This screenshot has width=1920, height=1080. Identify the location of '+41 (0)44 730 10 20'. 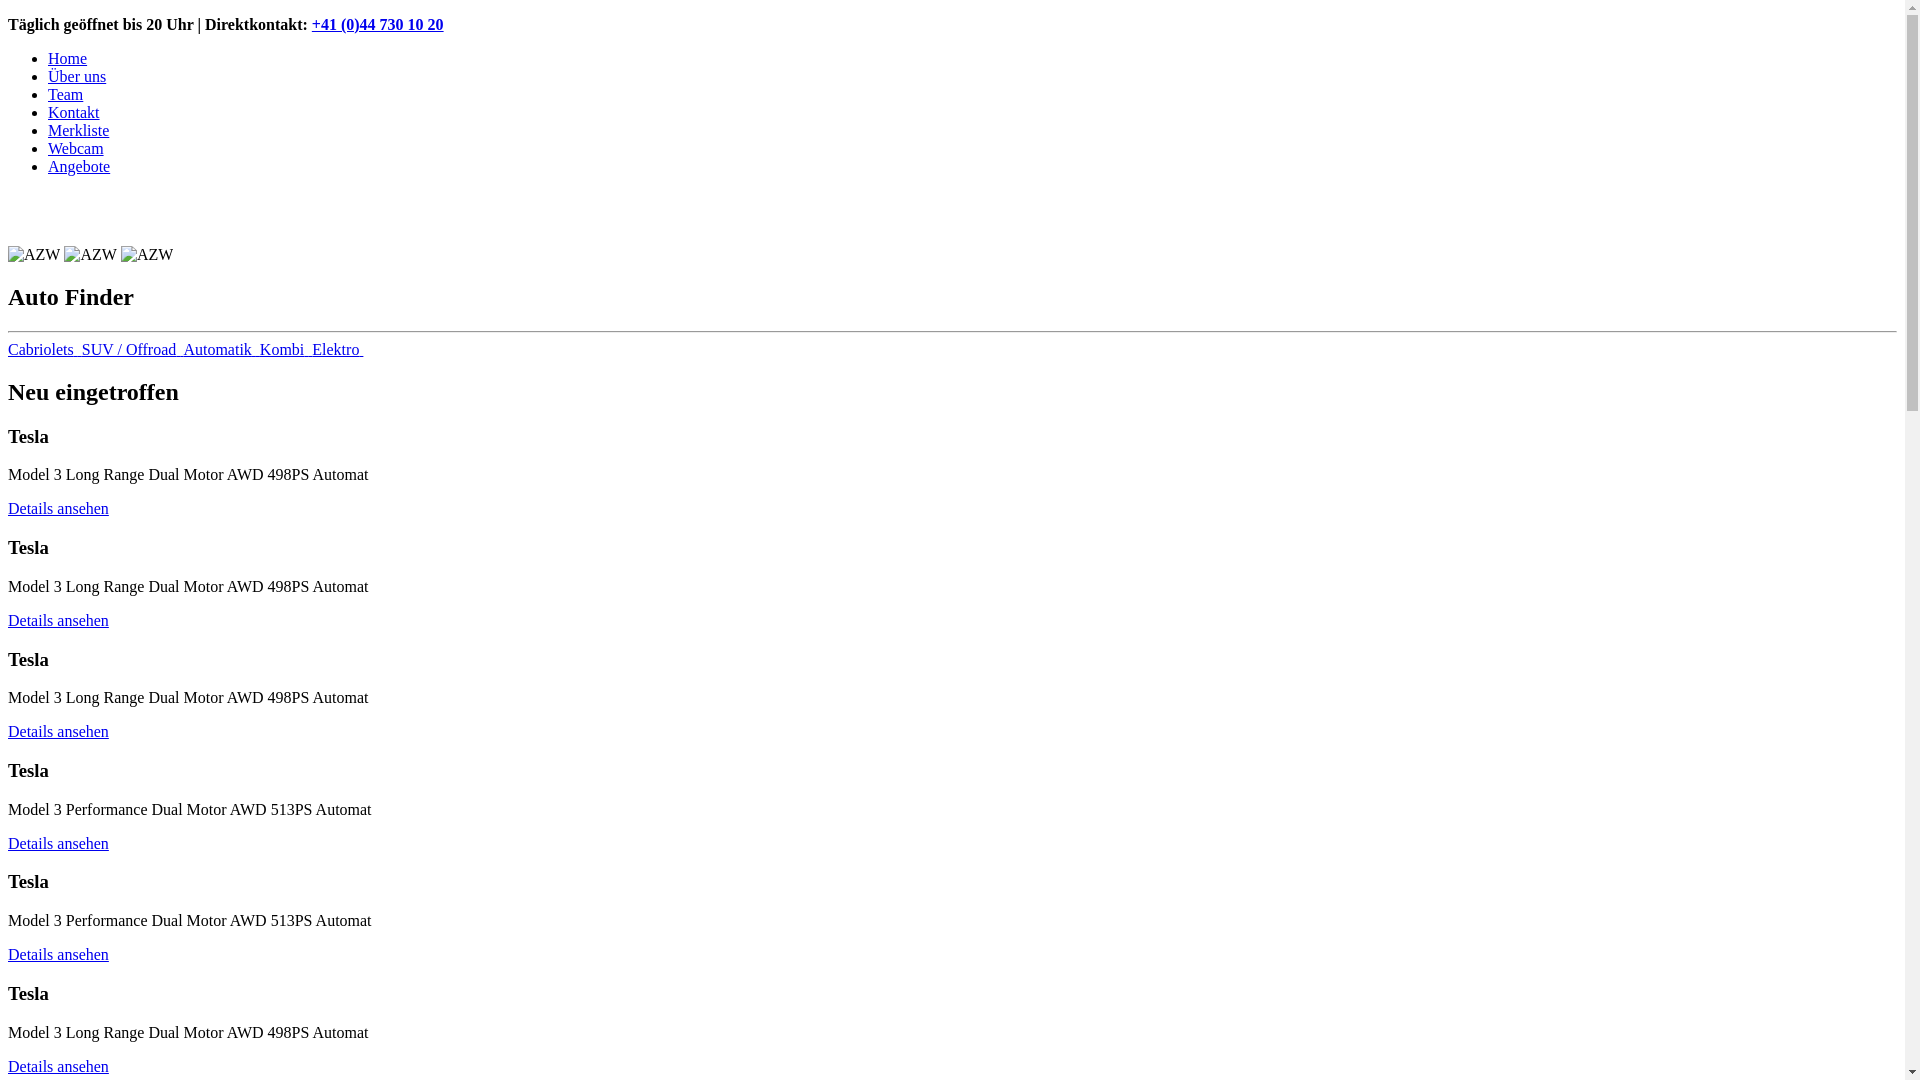
(378, 24).